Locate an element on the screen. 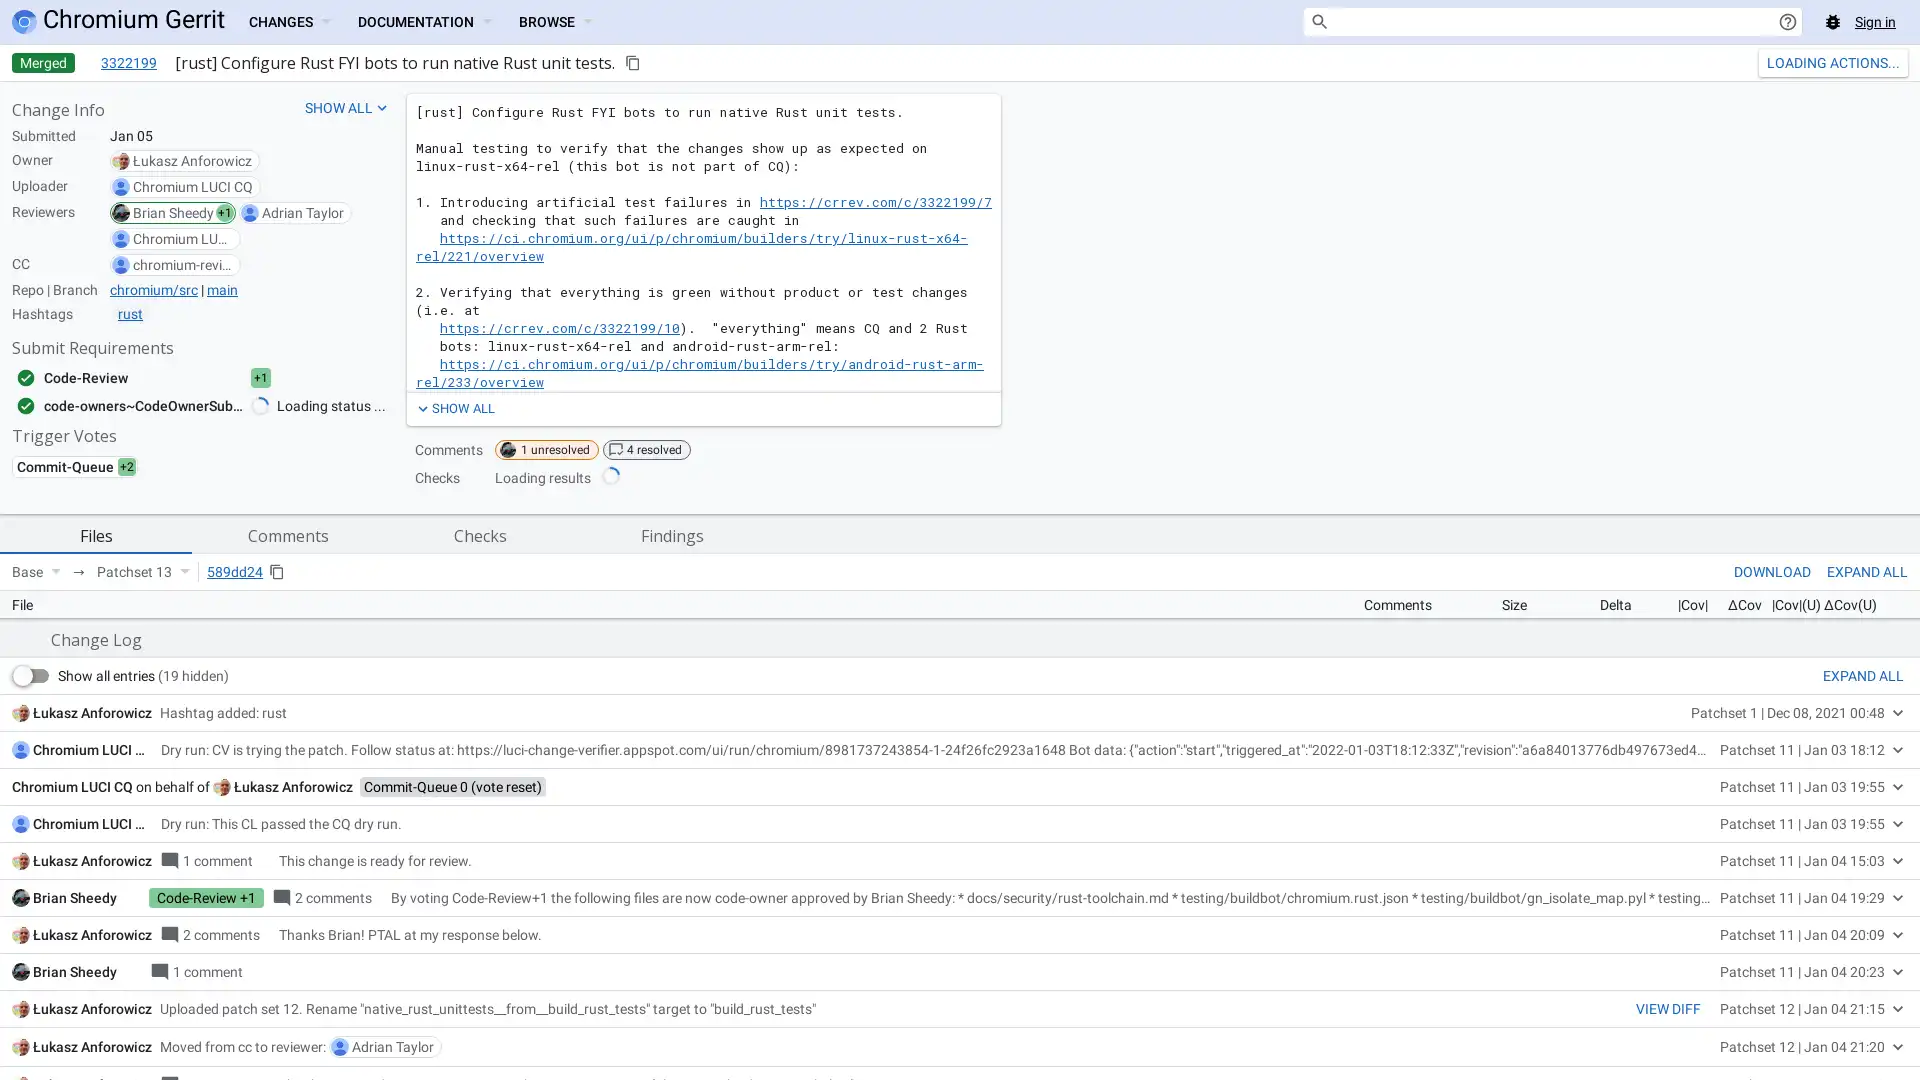 This screenshot has width=1920, height=1080. Patchset 13 is located at coordinates (142, 571).